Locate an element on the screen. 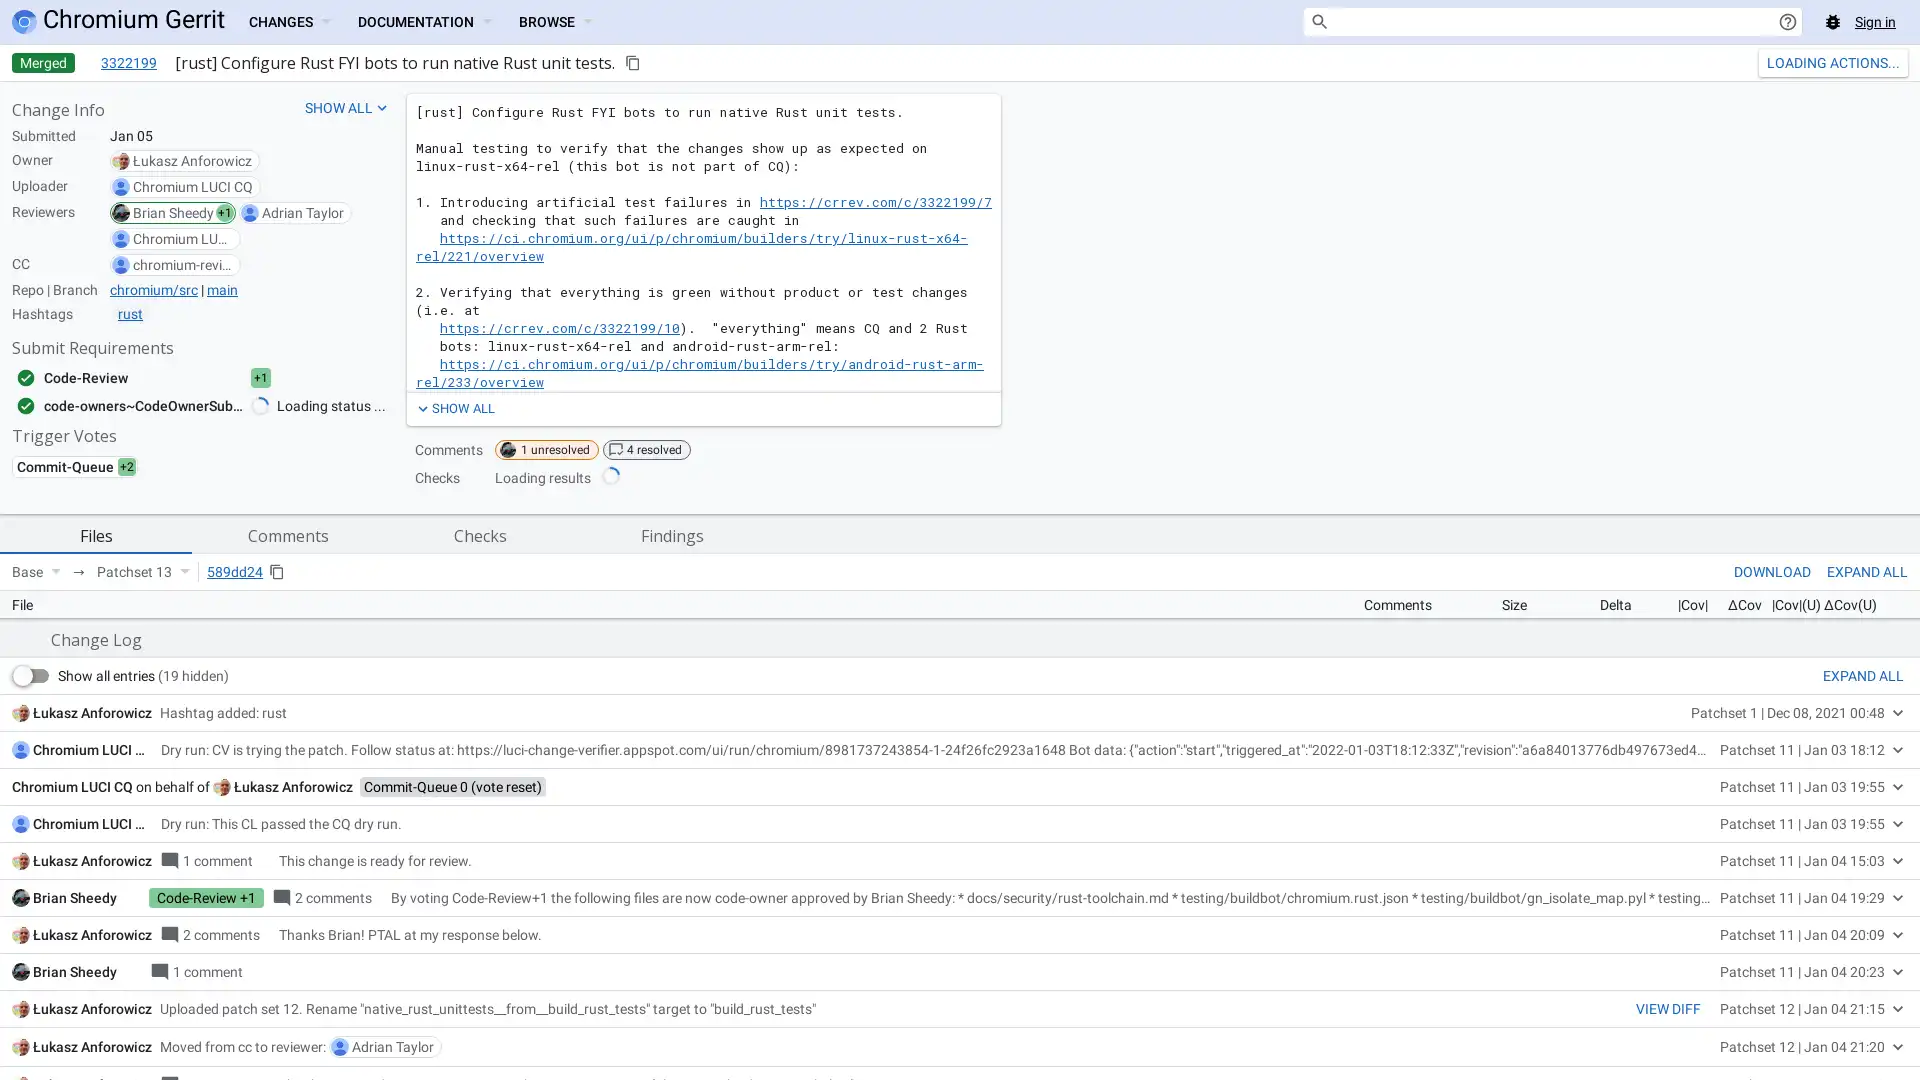 This screenshot has width=1920, height=1080. Patchset 13 is located at coordinates (142, 571).